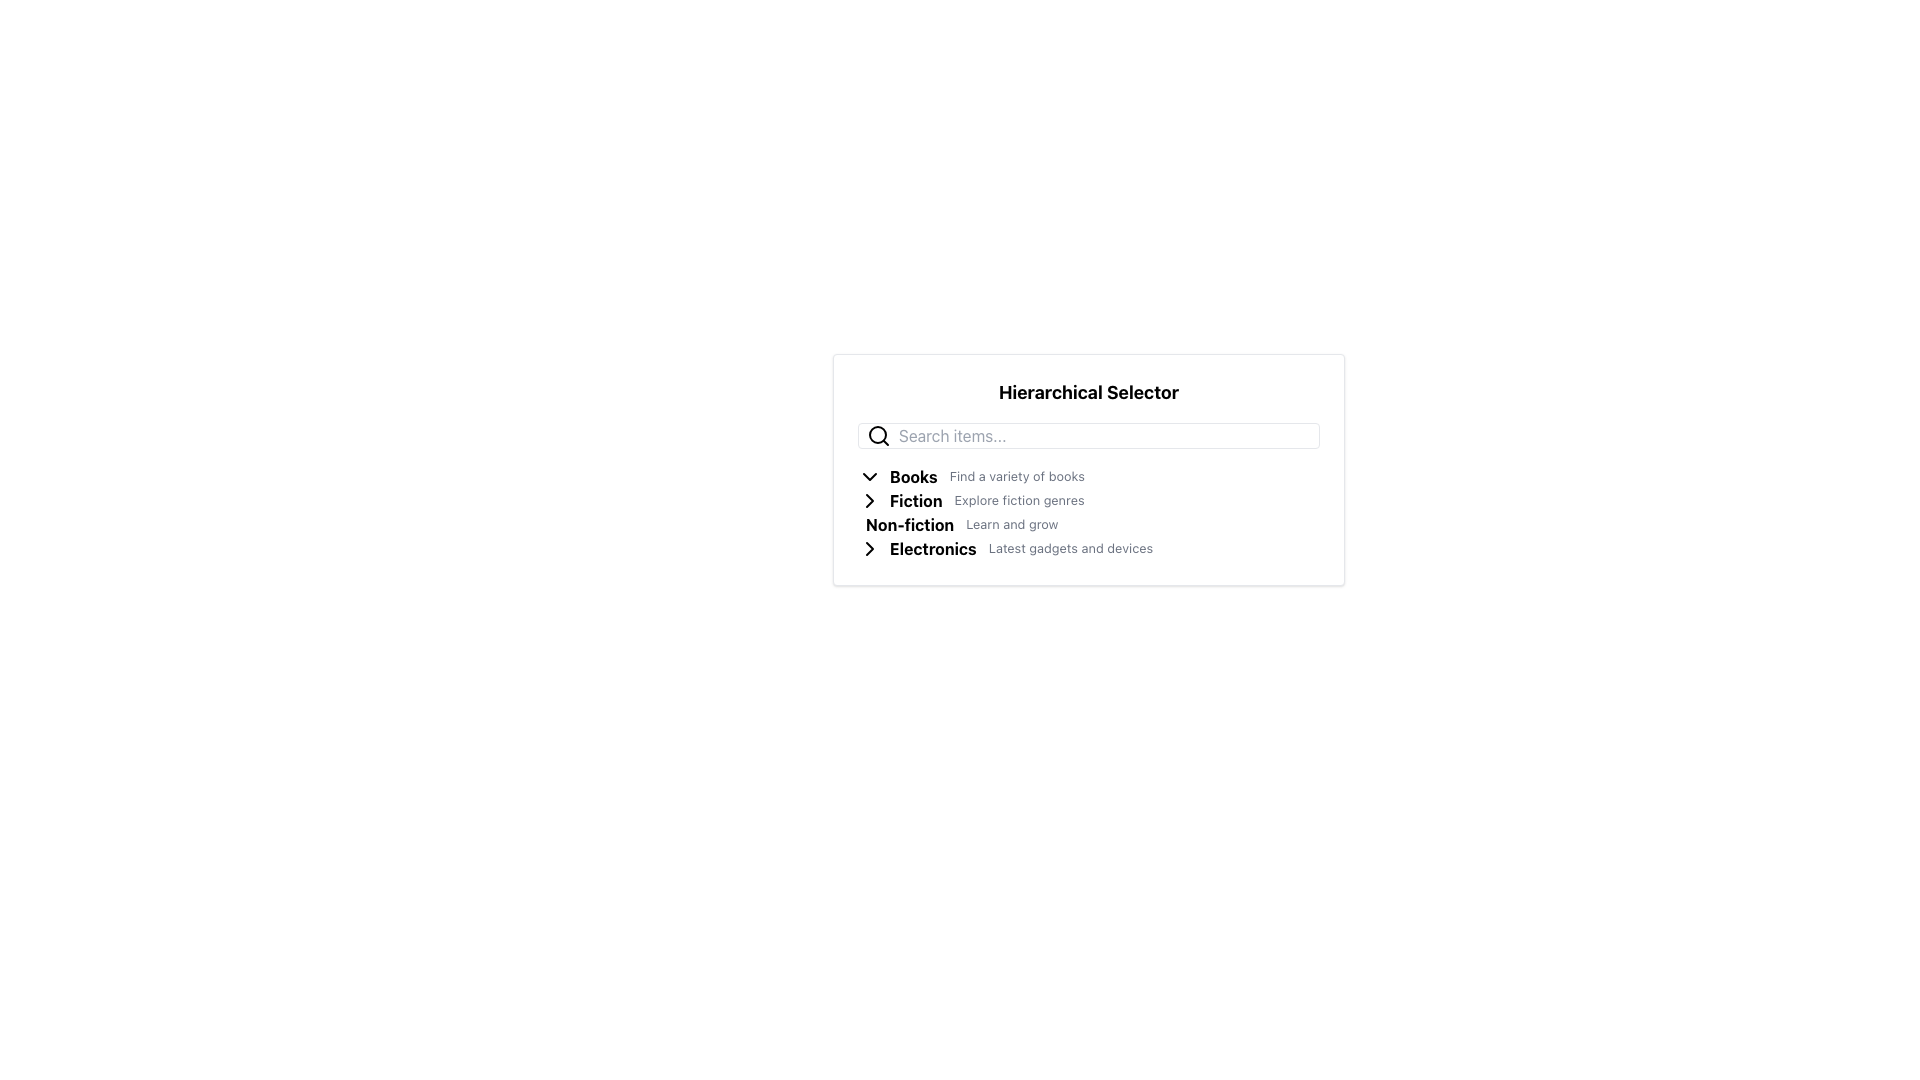  What do you see at coordinates (873, 500) in the screenshot?
I see `the rightward-pointing black chevron icon located to the left of the 'Fiction' text in the hierarchical menu to indicate its interactivity` at bounding box center [873, 500].